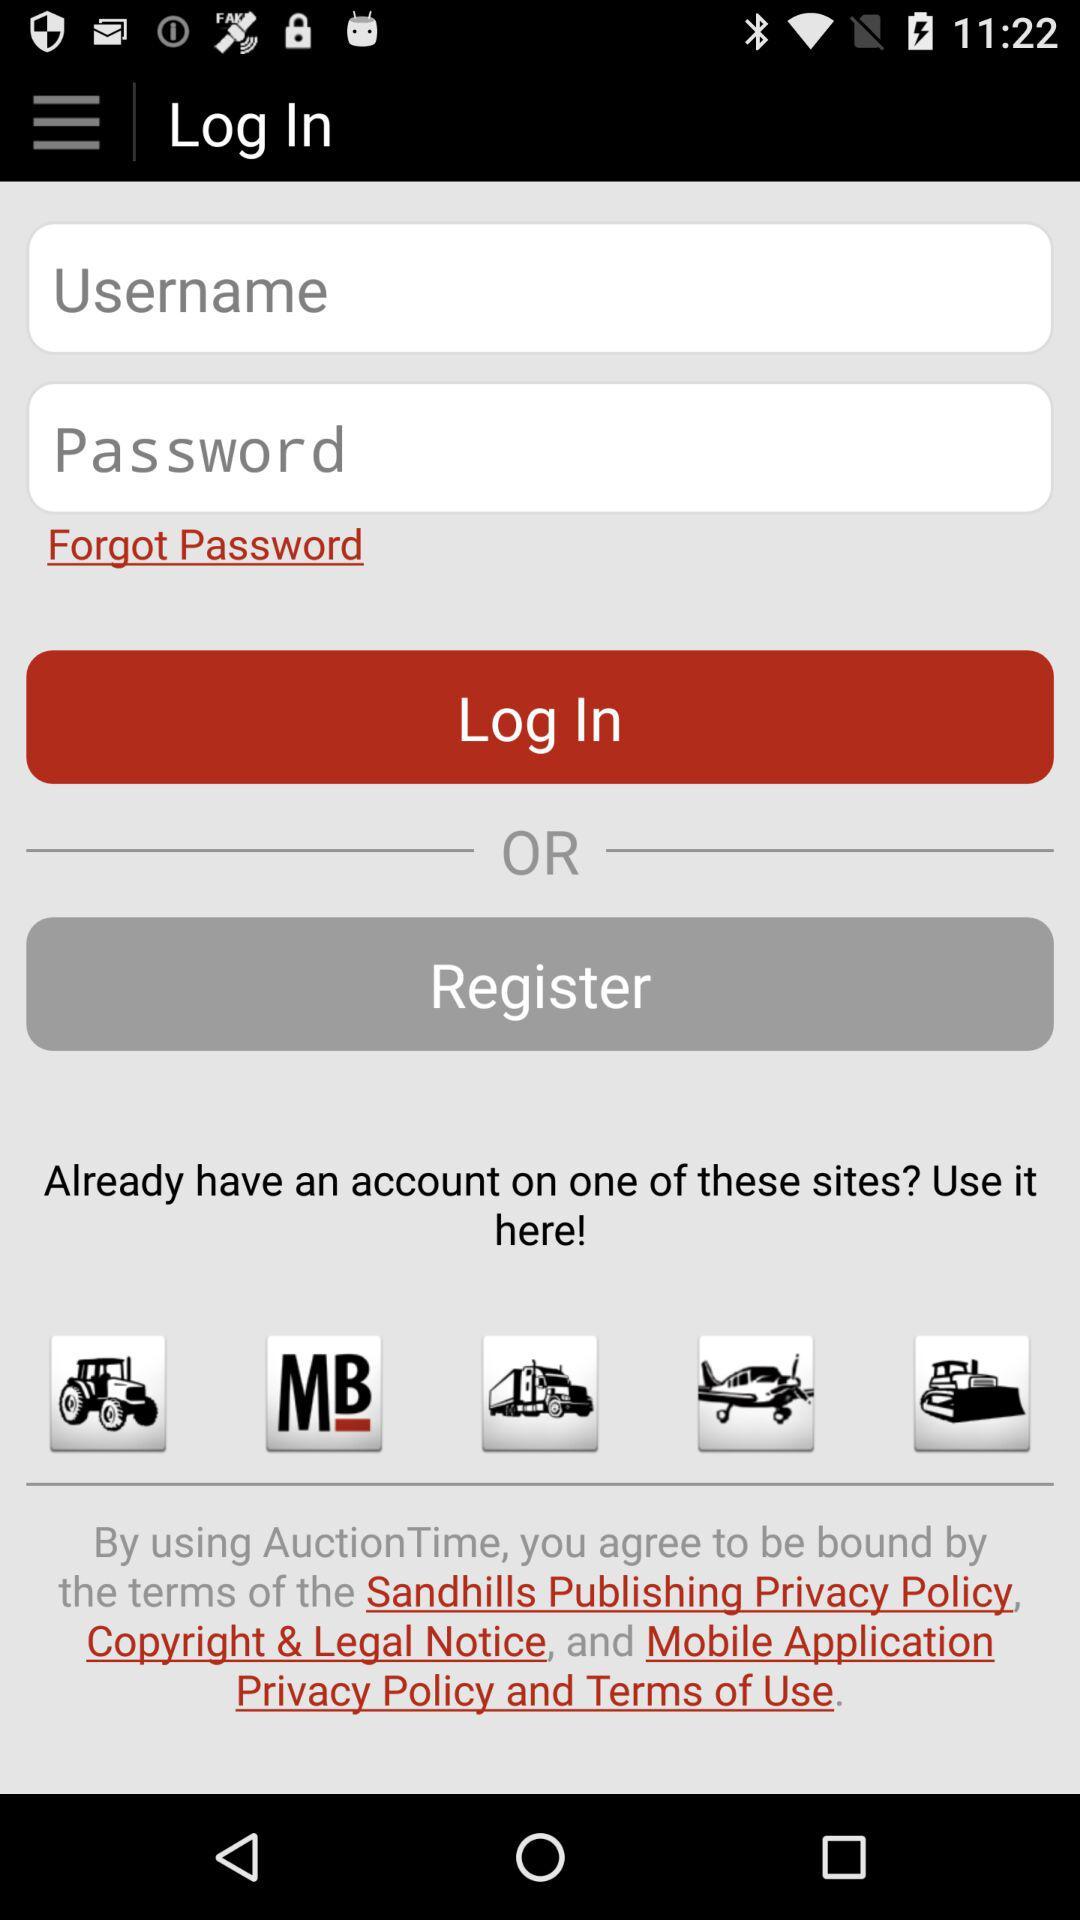 The height and width of the screenshot is (1920, 1080). I want to click on shows menu option, so click(65, 121).